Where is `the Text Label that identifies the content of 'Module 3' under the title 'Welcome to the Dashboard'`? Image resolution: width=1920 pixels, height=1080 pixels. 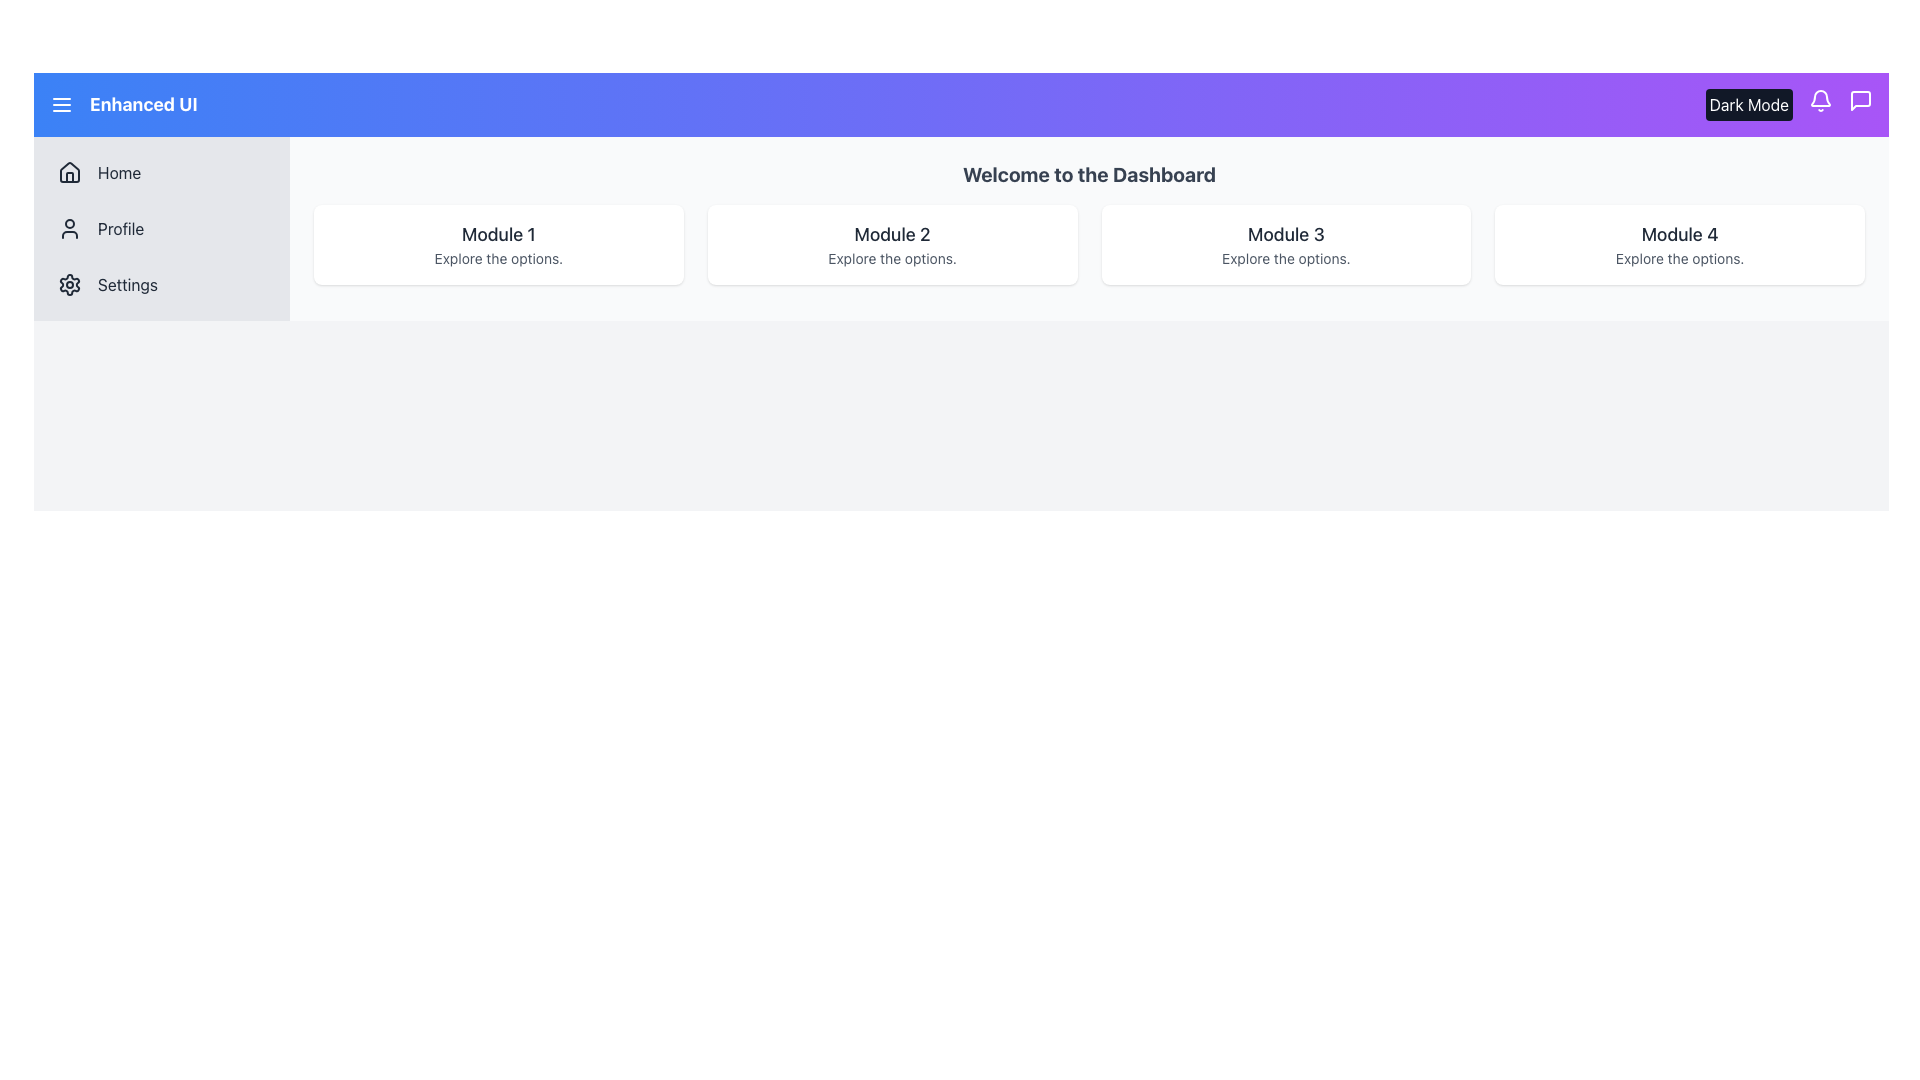
the Text Label that identifies the content of 'Module 3' under the title 'Welcome to the Dashboard' is located at coordinates (1286, 234).